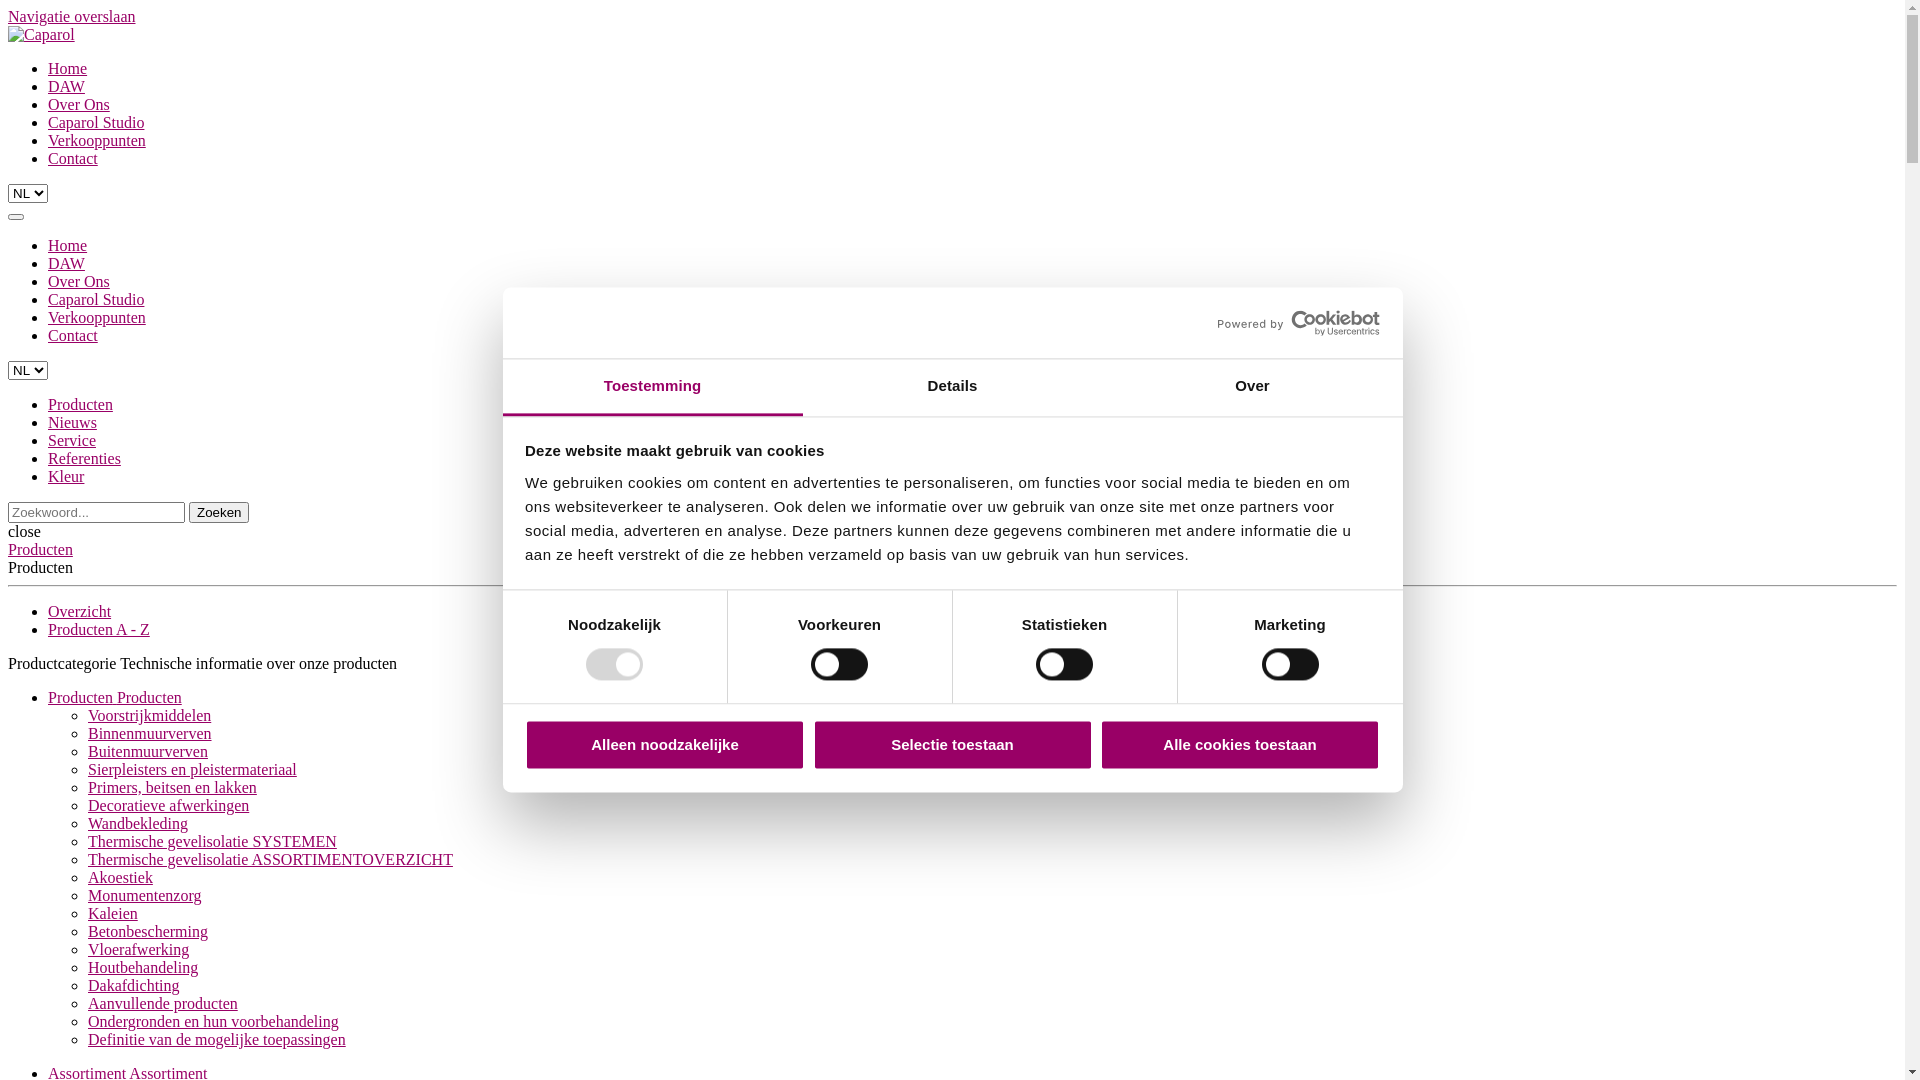  What do you see at coordinates (172, 786) in the screenshot?
I see `'Primers, beitsen en lakken'` at bounding box center [172, 786].